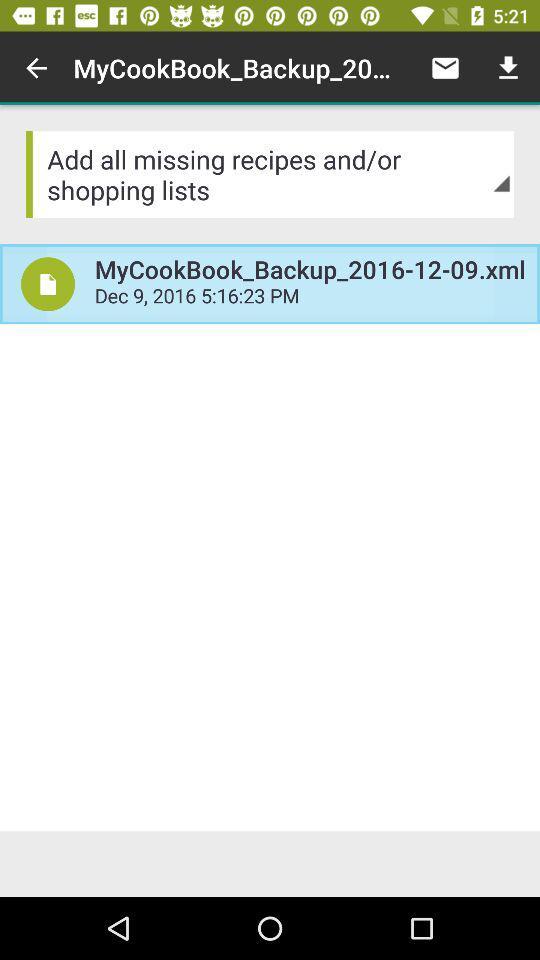 Image resolution: width=540 pixels, height=960 pixels. Describe the element at coordinates (48, 283) in the screenshot. I see `icon to the left of the mycookbook_backup_2016 12 09 item` at that location.